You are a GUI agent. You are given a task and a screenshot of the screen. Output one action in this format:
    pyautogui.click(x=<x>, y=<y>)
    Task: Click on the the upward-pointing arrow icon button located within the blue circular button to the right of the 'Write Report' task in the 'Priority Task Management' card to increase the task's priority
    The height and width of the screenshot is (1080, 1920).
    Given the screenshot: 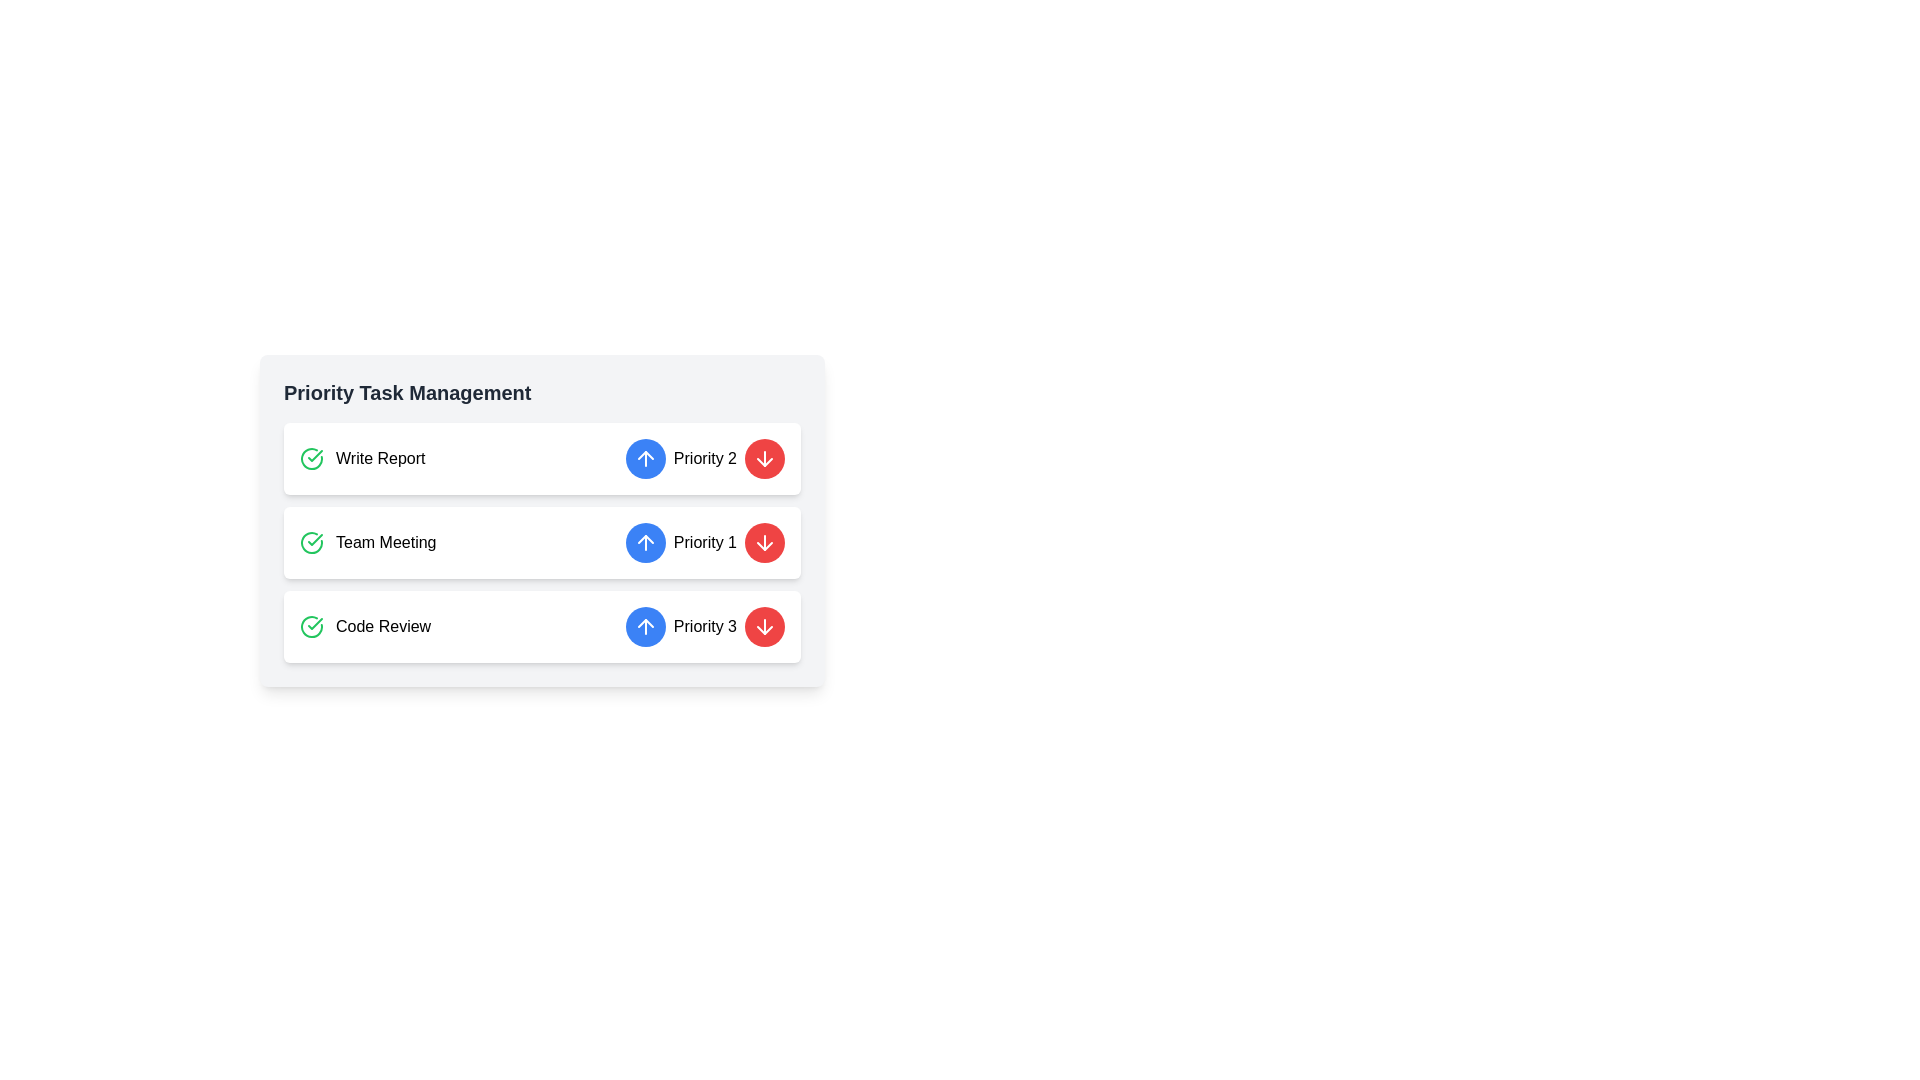 What is the action you would take?
    pyautogui.click(x=645, y=543)
    